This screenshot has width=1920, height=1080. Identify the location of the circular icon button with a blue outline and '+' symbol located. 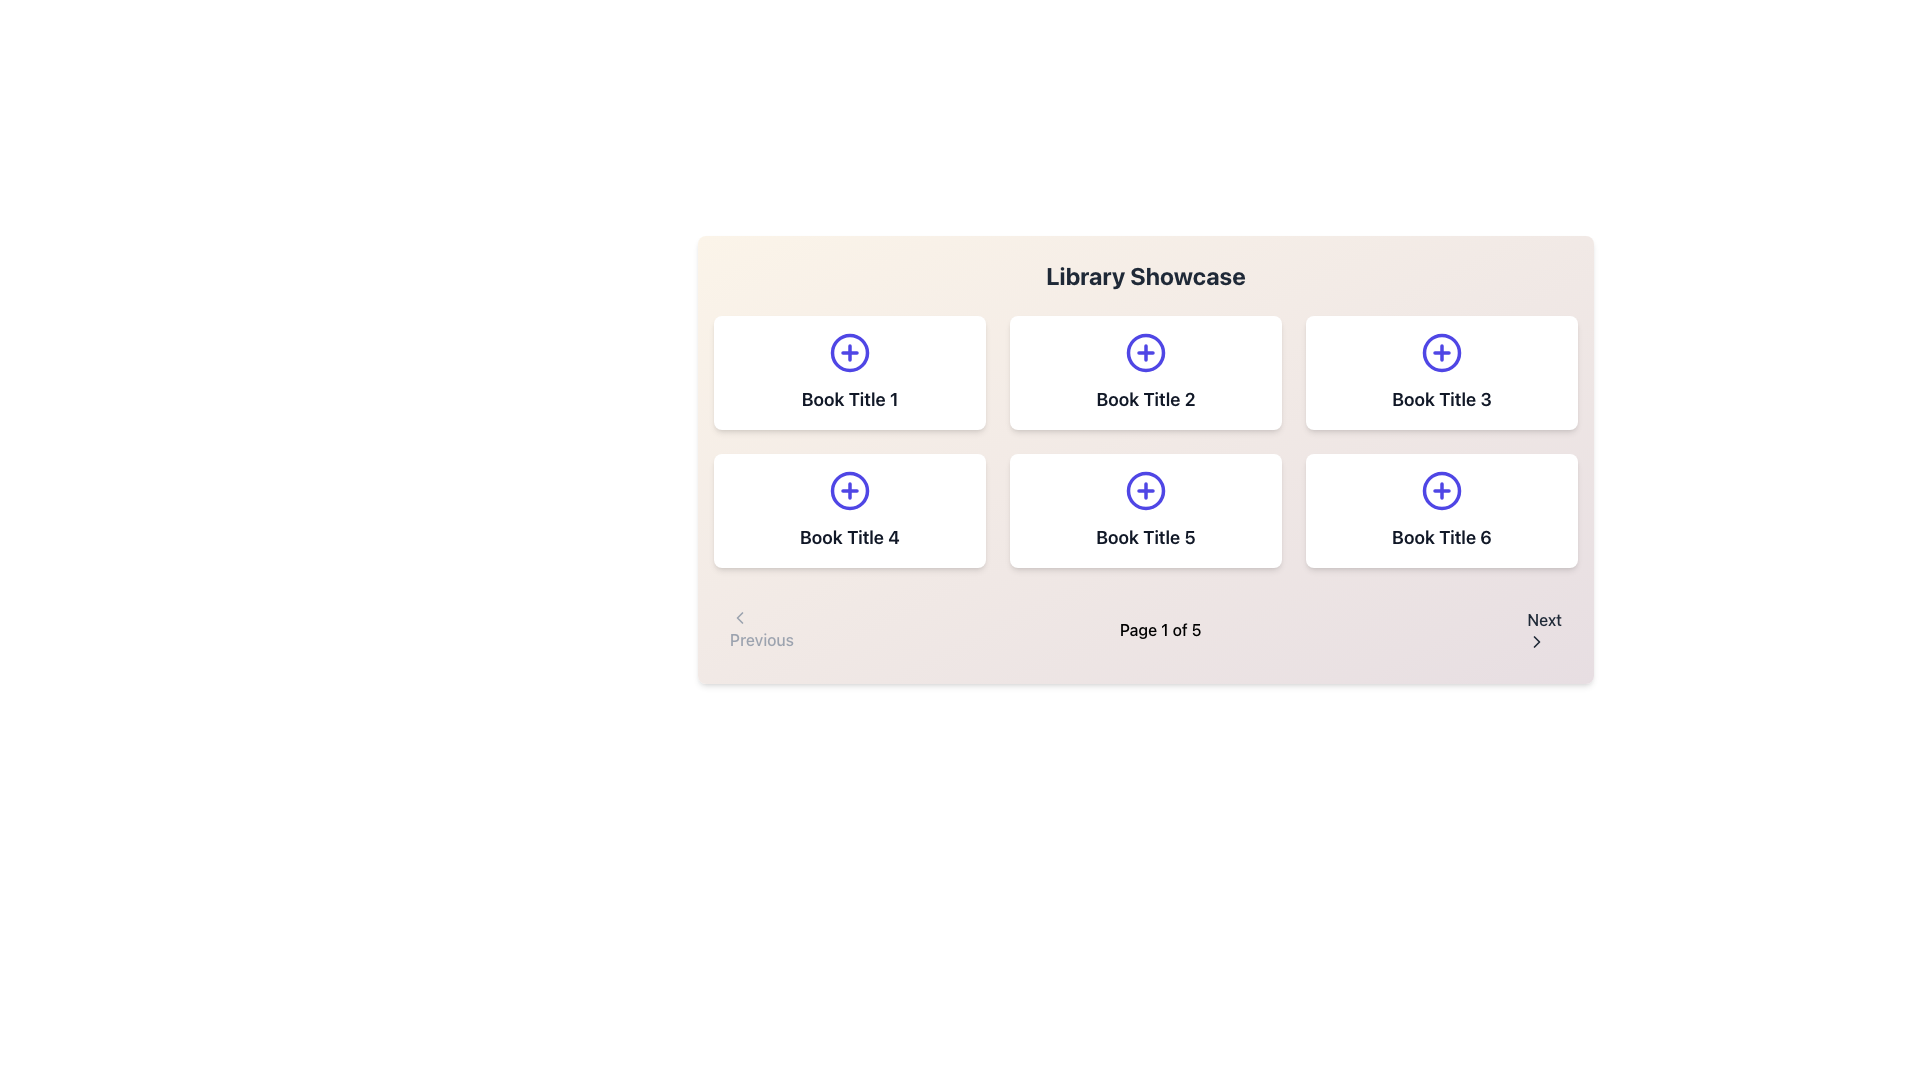
(1441, 490).